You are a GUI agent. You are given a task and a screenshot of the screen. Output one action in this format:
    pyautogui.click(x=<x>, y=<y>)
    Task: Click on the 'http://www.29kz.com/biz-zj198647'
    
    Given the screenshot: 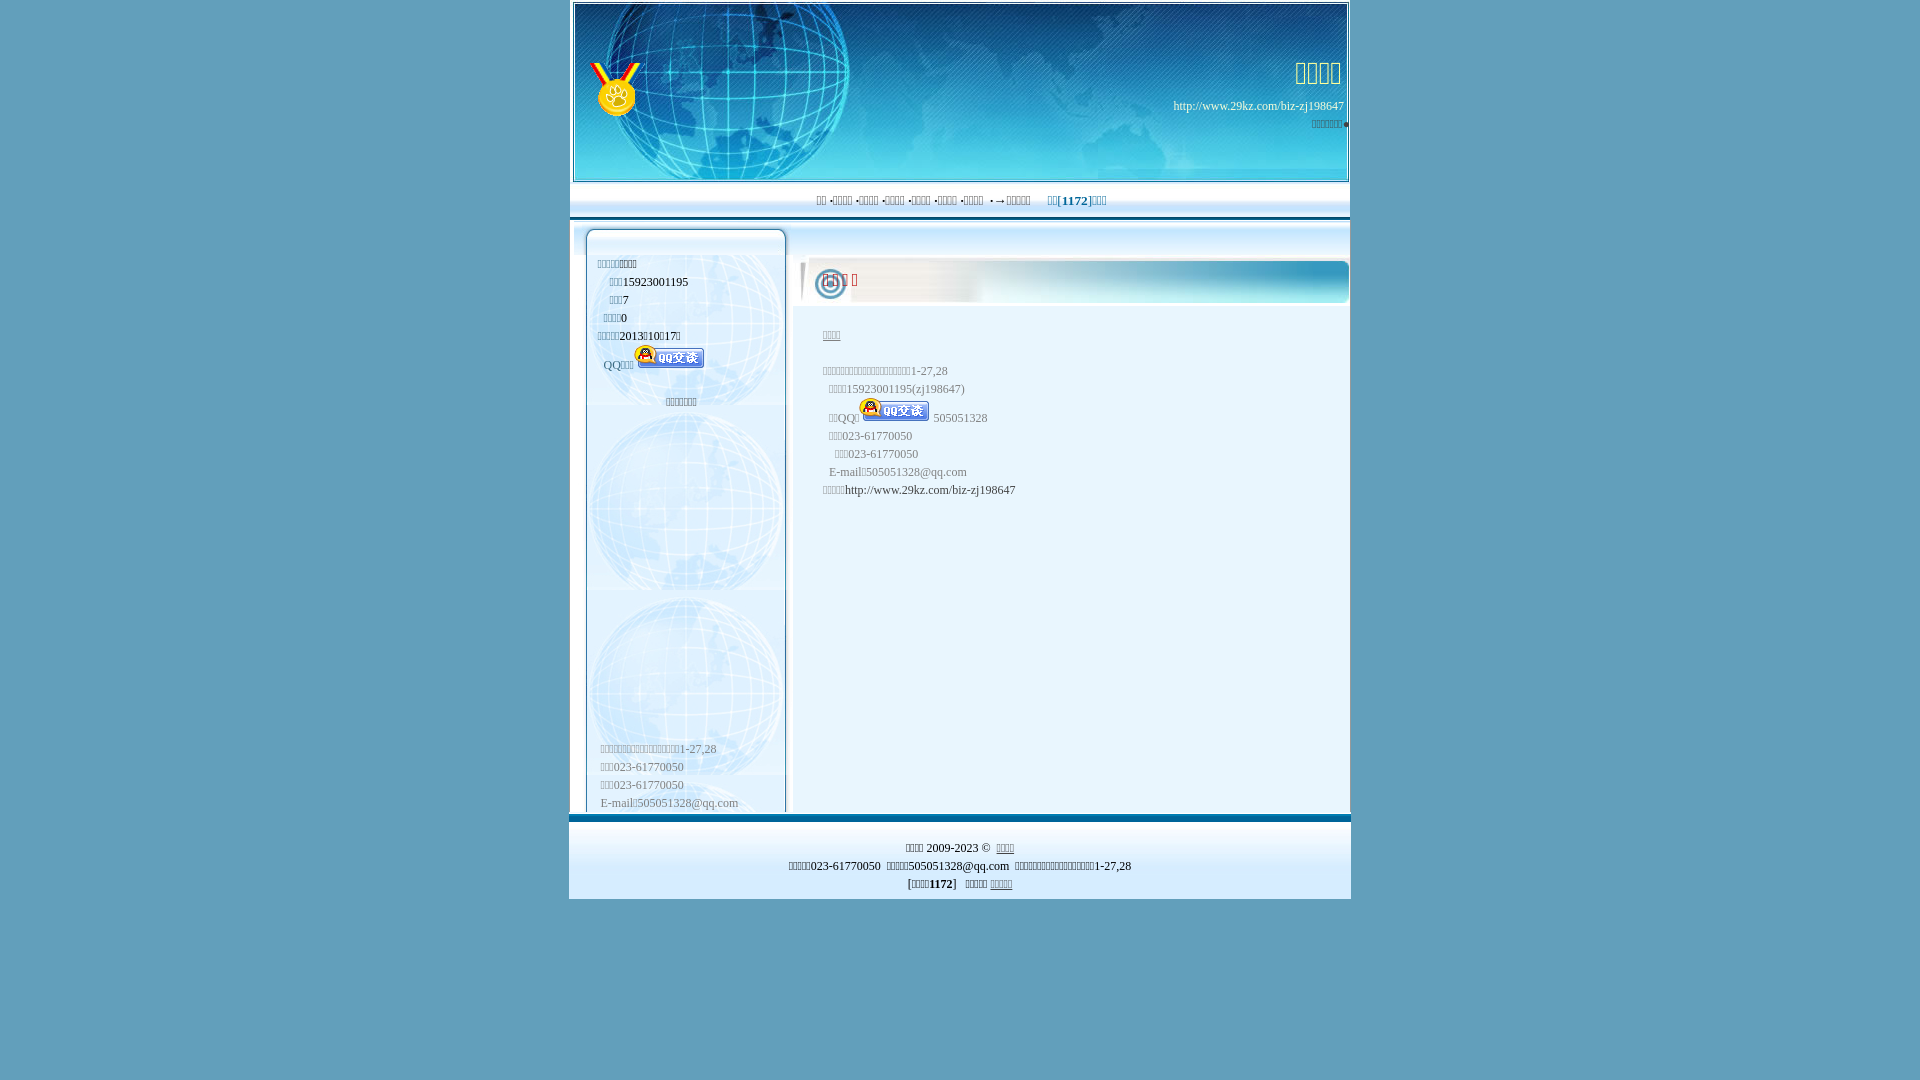 What is the action you would take?
    pyautogui.click(x=929, y=489)
    